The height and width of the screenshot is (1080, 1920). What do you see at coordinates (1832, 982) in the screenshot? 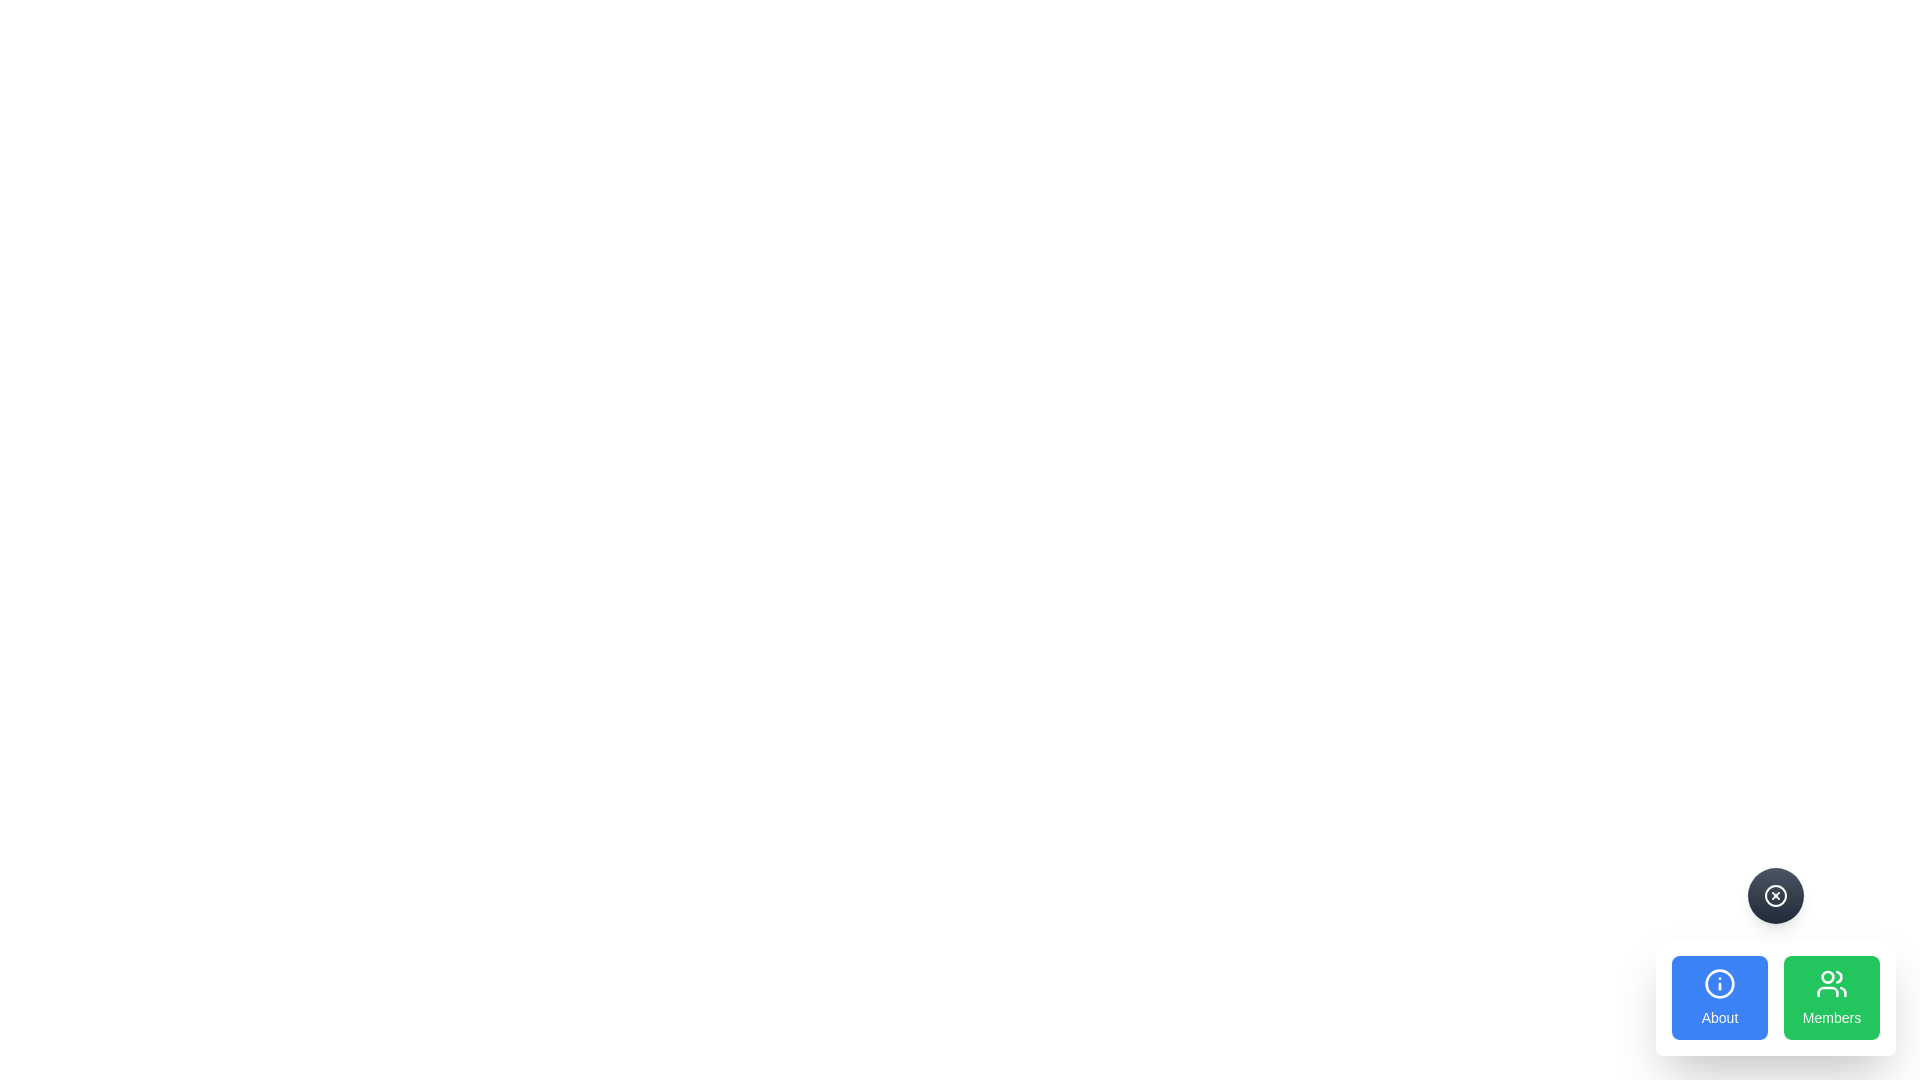
I see `the icon representing two users, which is located within the green 'Members' button` at bounding box center [1832, 982].